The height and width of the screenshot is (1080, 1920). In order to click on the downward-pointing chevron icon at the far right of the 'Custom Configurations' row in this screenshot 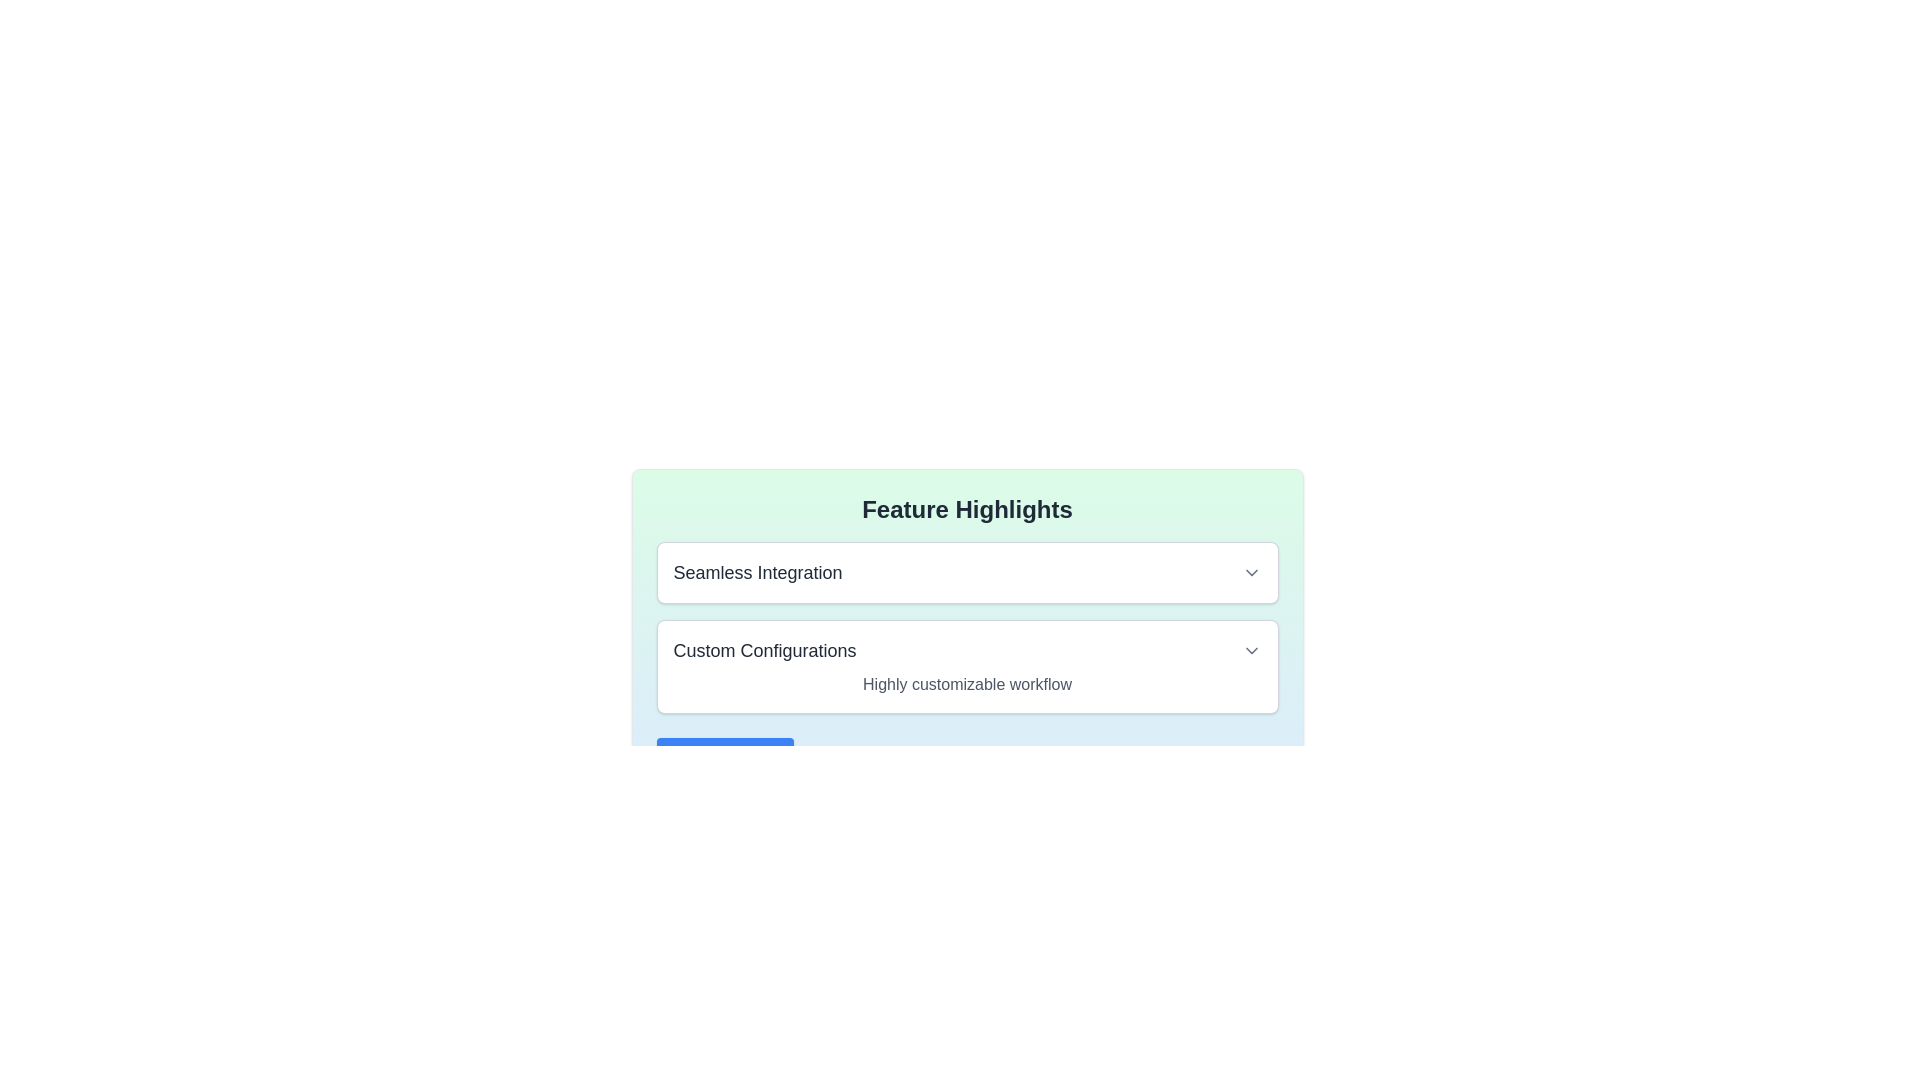, I will do `click(1250, 651)`.